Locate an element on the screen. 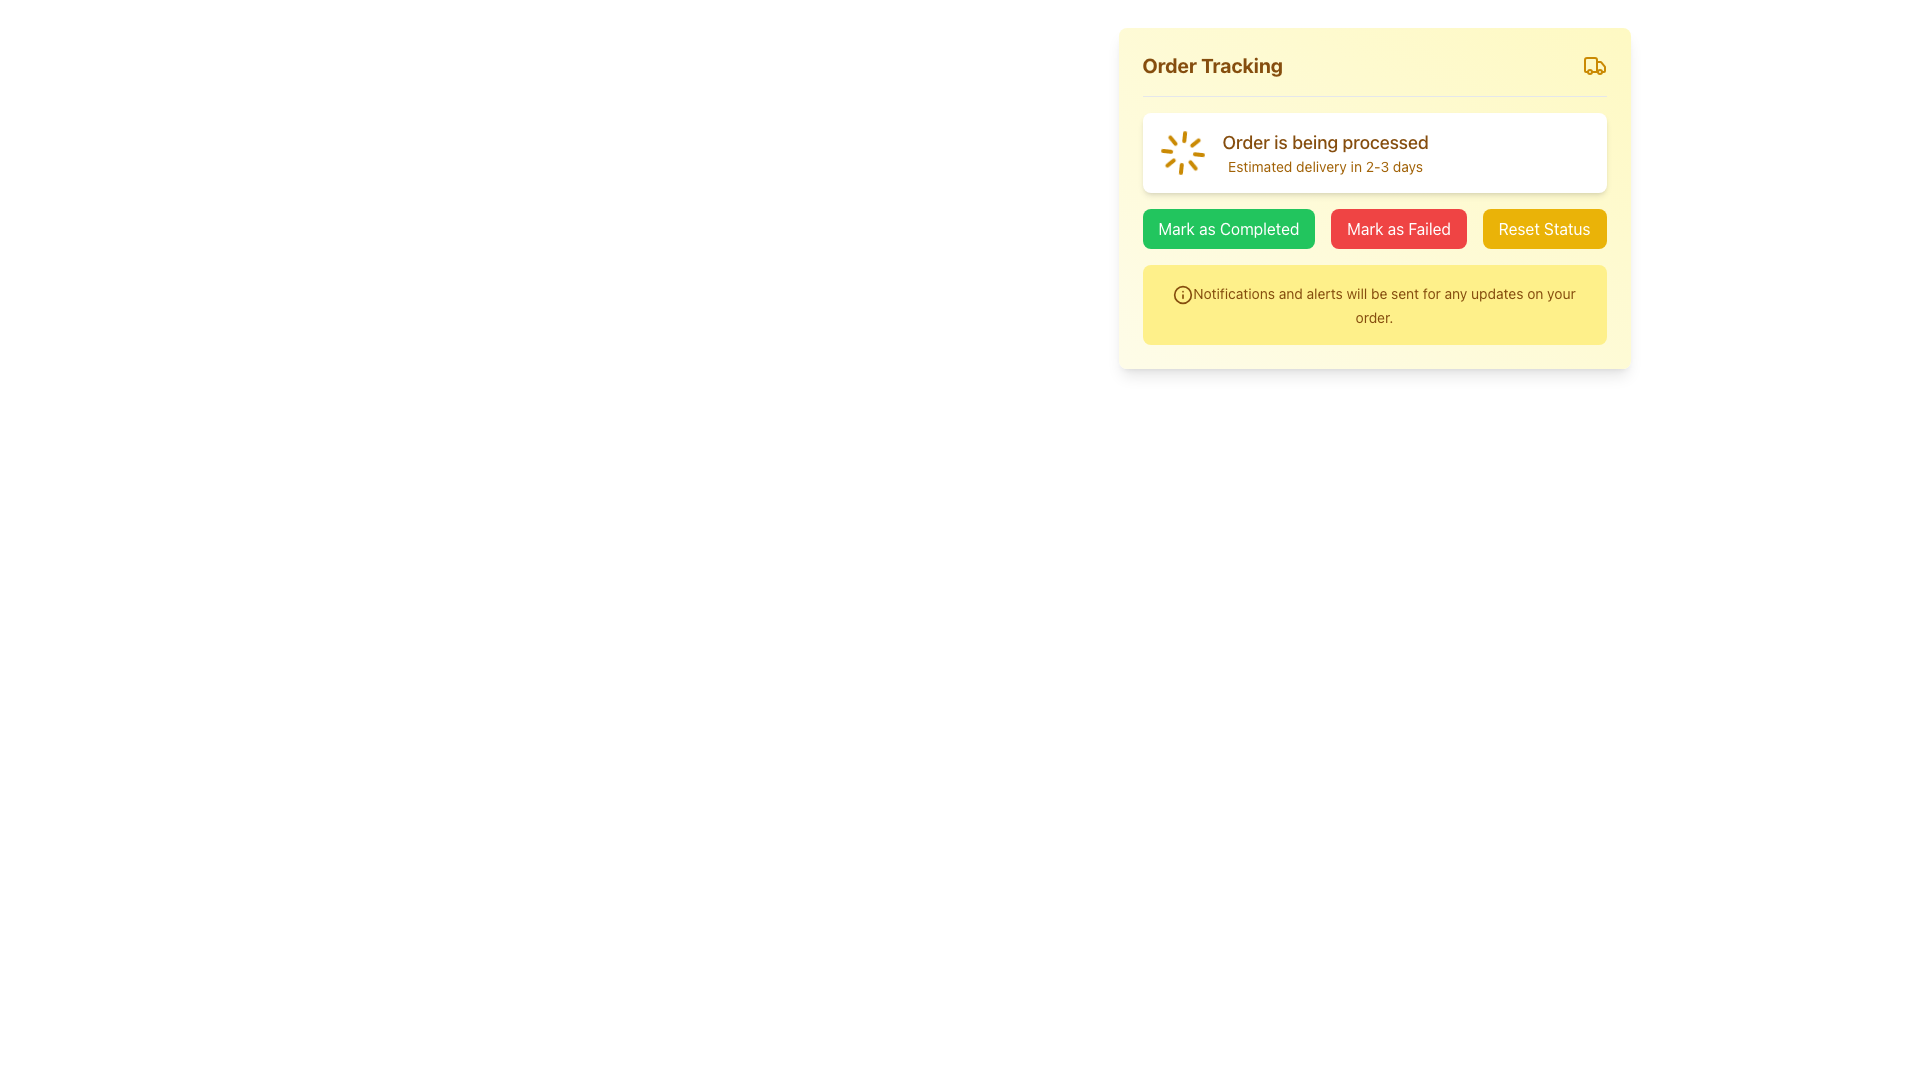 This screenshot has height=1080, width=1920. the Text Label that conveys estimated delivery details, positioned below the 'Order is being processed.' text in the center-right card of the interface is located at coordinates (1325, 165).